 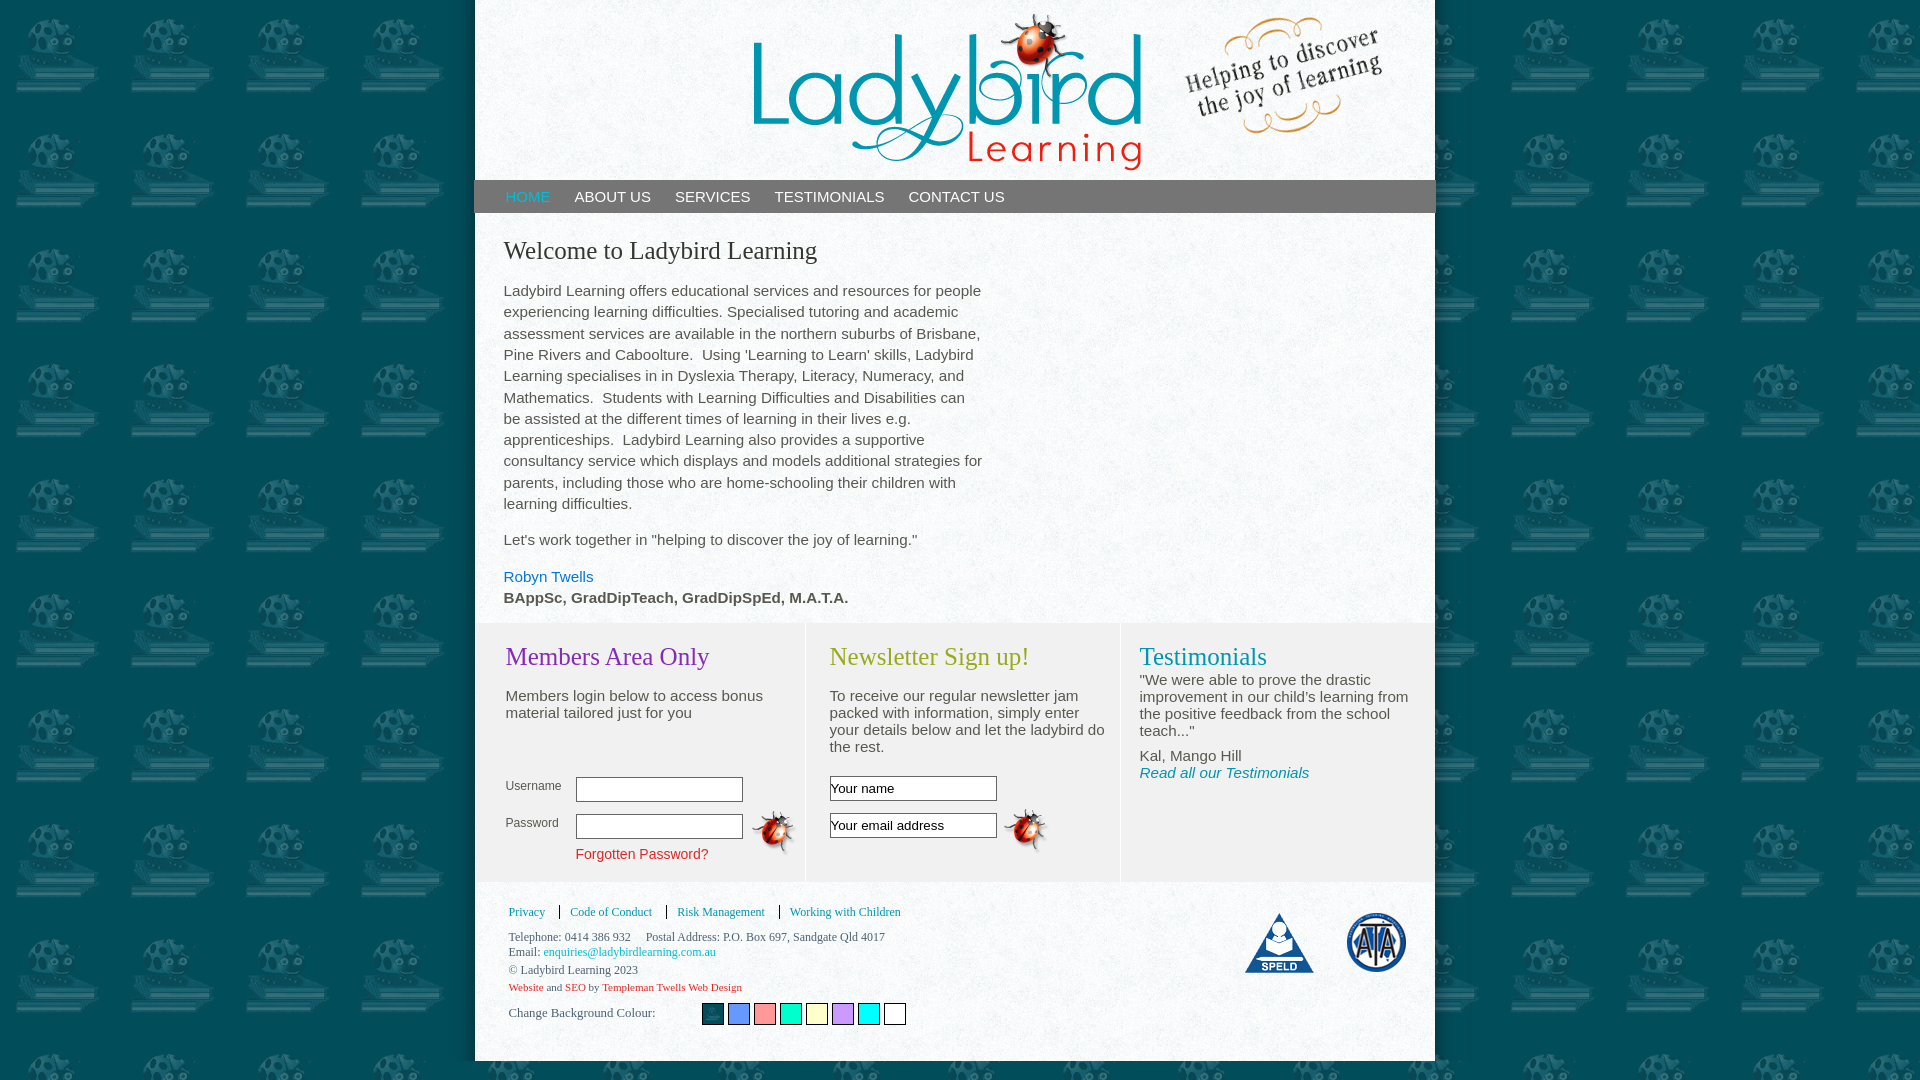 What do you see at coordinates (912, 825) in the screenshot?
I see `'Your email address'` at bounding box center [912, 825].